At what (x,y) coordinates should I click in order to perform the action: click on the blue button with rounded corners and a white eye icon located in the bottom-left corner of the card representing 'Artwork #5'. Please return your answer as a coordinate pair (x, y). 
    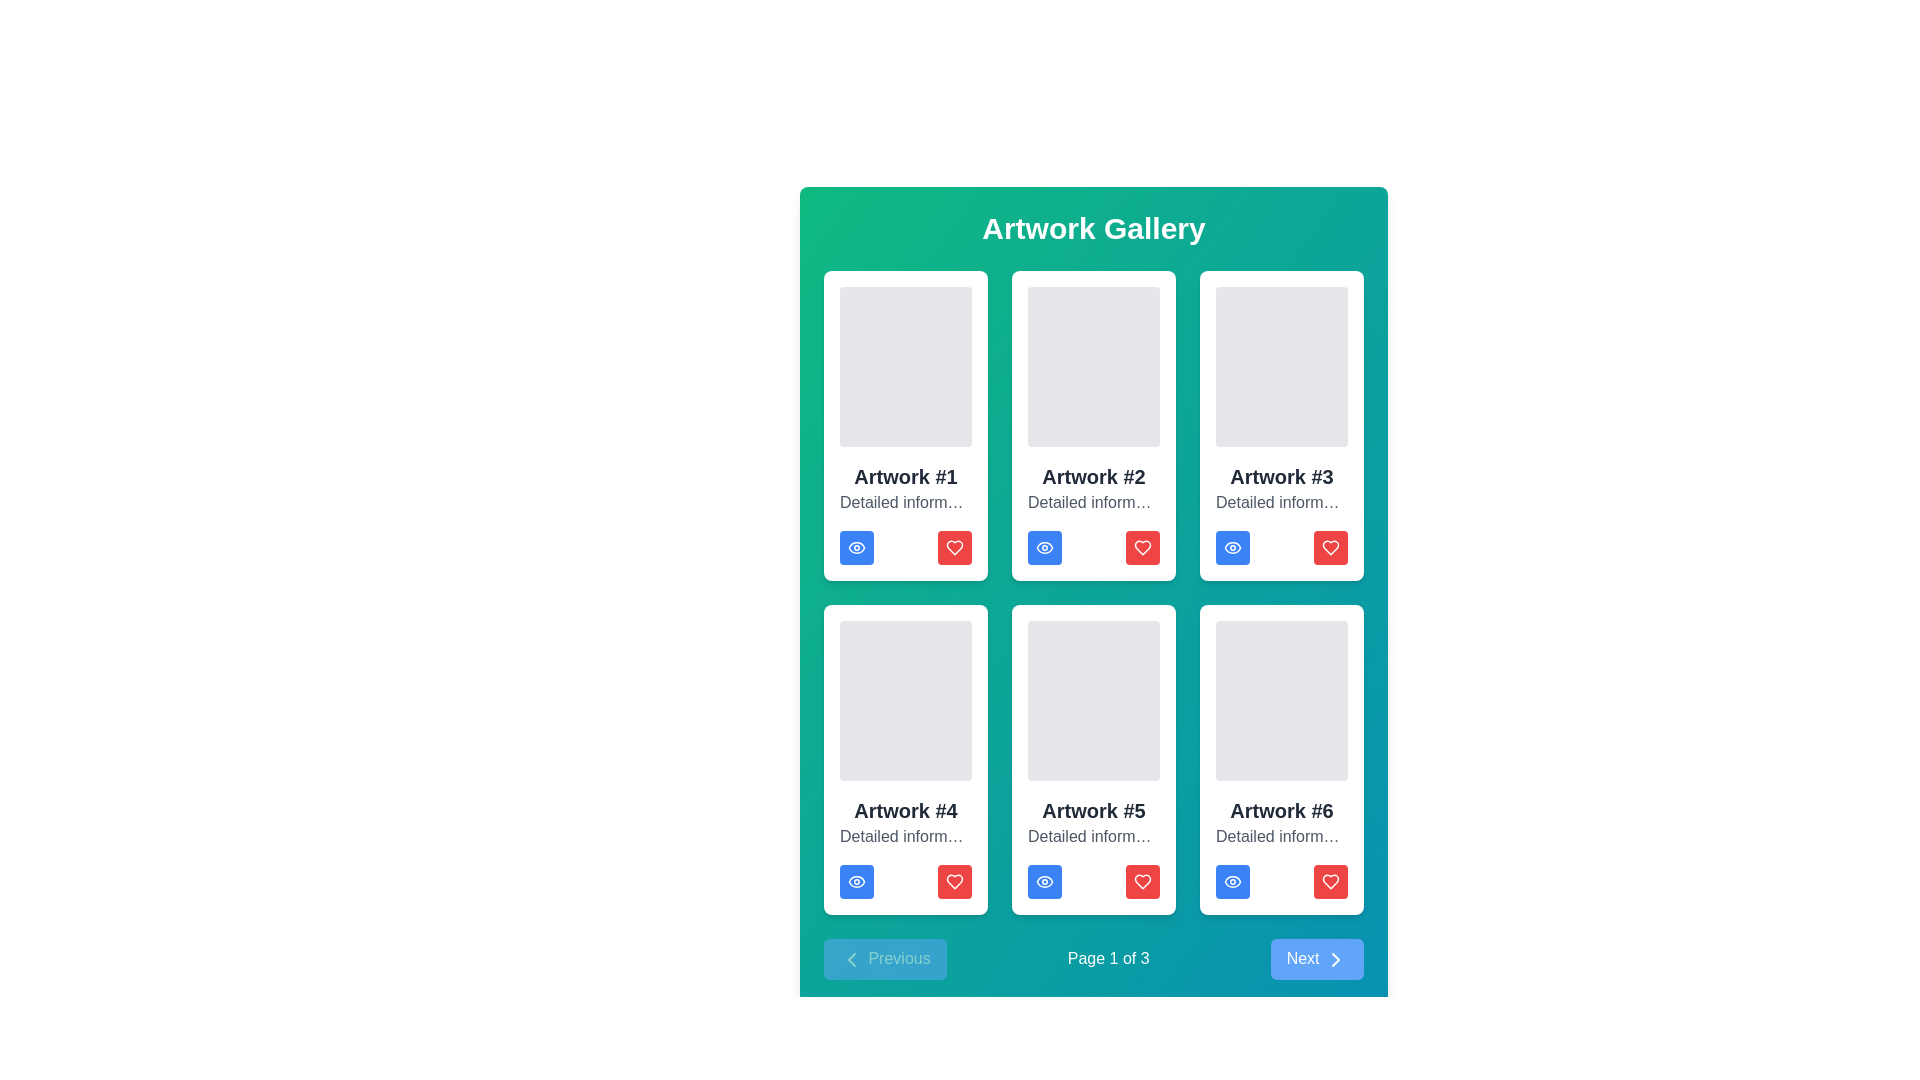
    Looking at the image, I should click on (1044, 881).